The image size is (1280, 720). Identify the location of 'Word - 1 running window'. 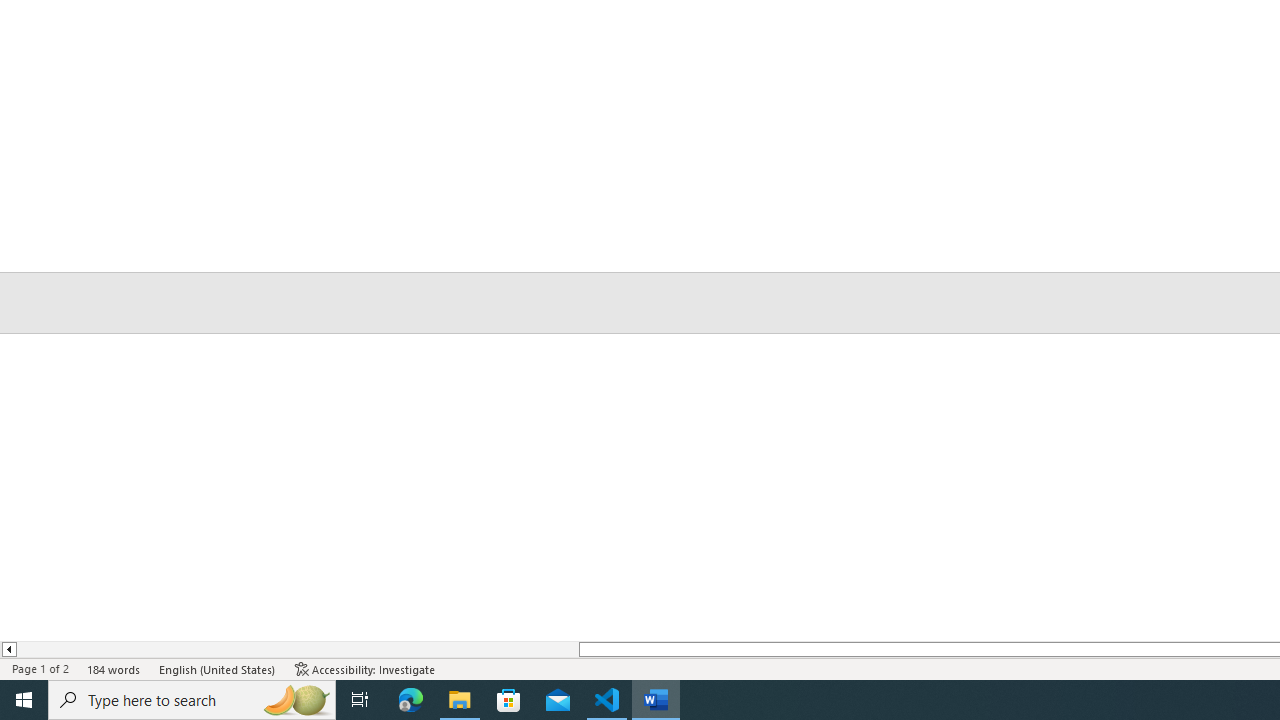
(656, 698).